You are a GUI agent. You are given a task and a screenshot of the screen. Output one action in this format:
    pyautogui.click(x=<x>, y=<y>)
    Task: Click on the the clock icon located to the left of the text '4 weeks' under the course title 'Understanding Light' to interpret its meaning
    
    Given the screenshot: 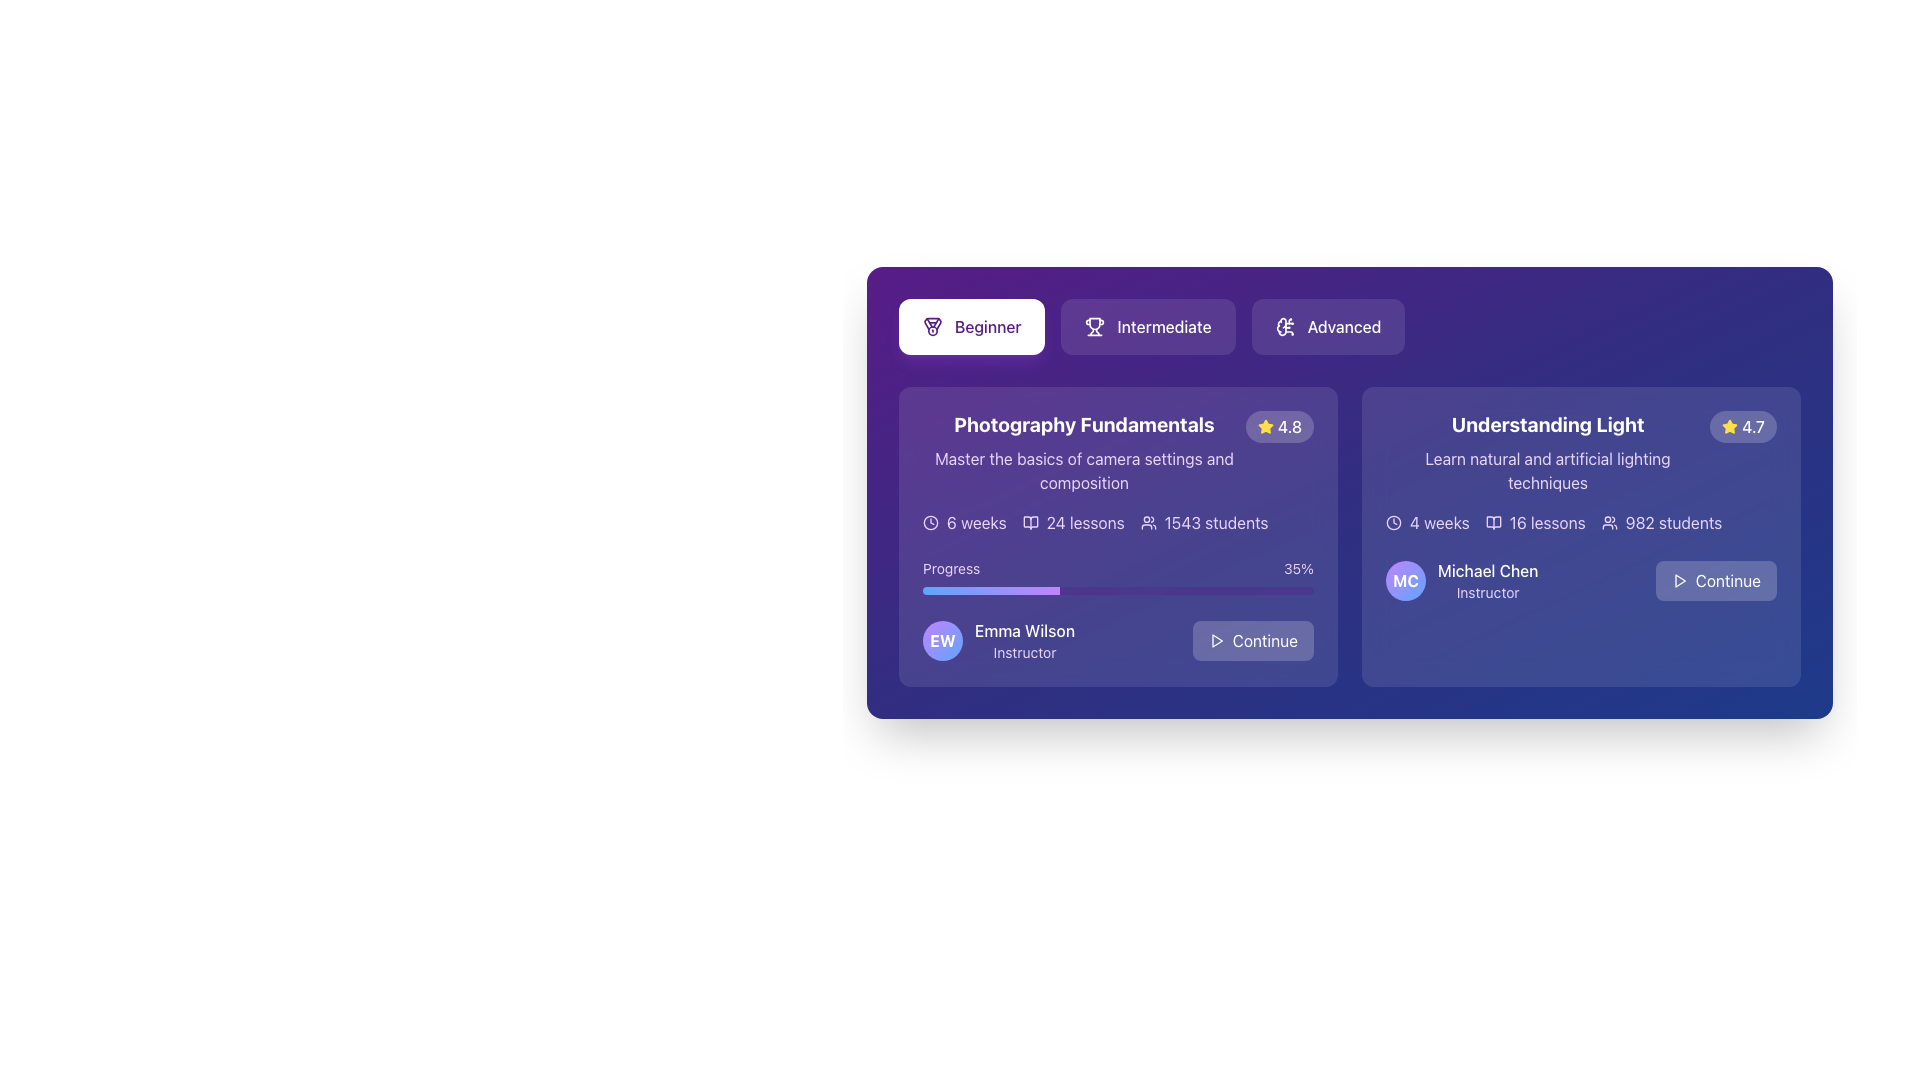 What is the action you would take?
    pyautogui.click(x=1392, y=522)
    